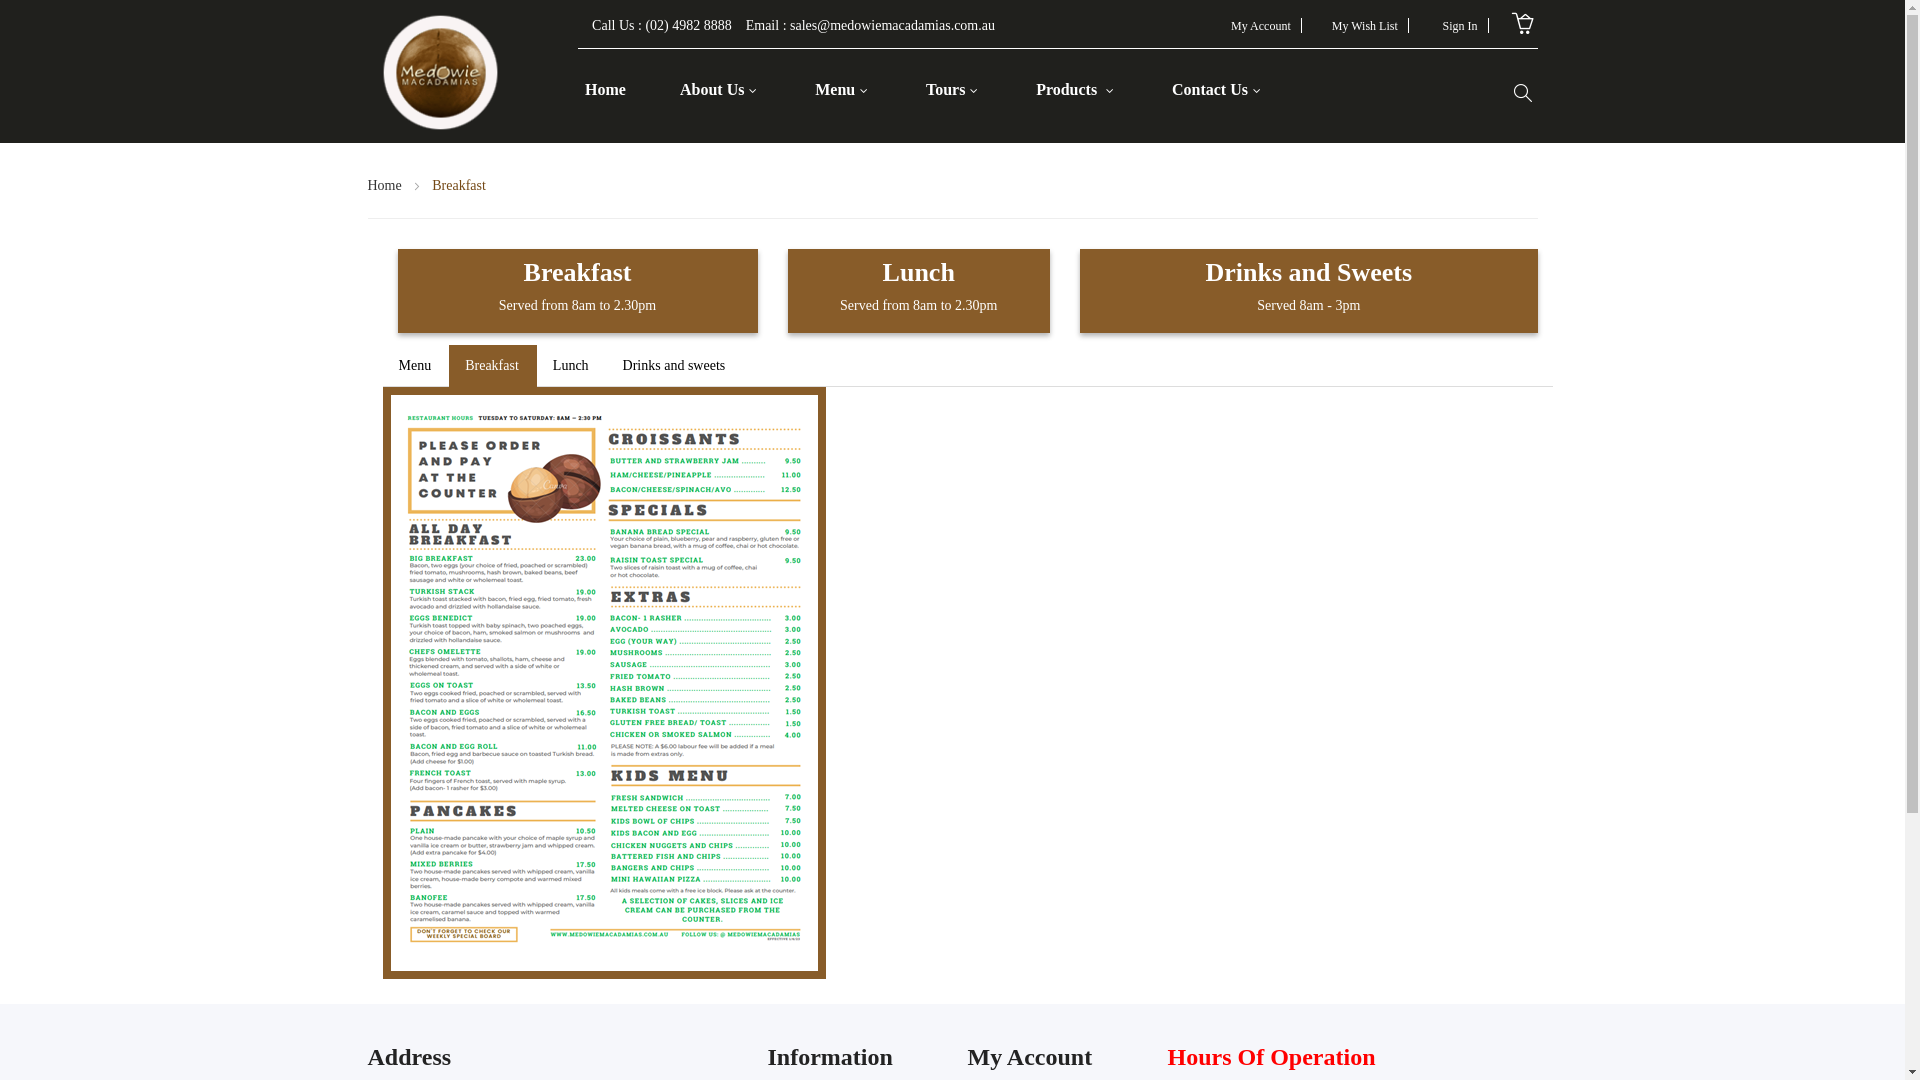 The width and height of the screenshot is (1920, 1080). Describe the element at coordinates (950, 88) in the screenshot. I see `'Tours'` at that location.